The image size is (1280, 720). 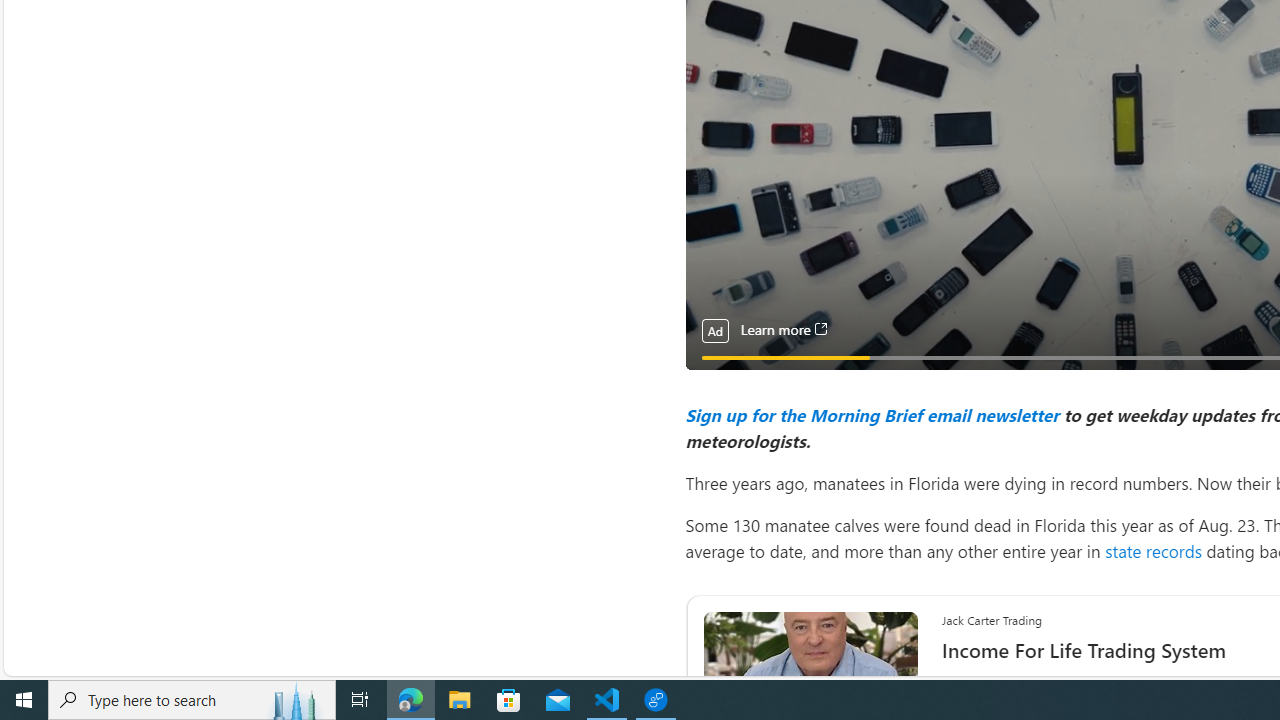 I want to click on 'Sign up for the Morning Brief email newsletter', so click(x=871, y=413).